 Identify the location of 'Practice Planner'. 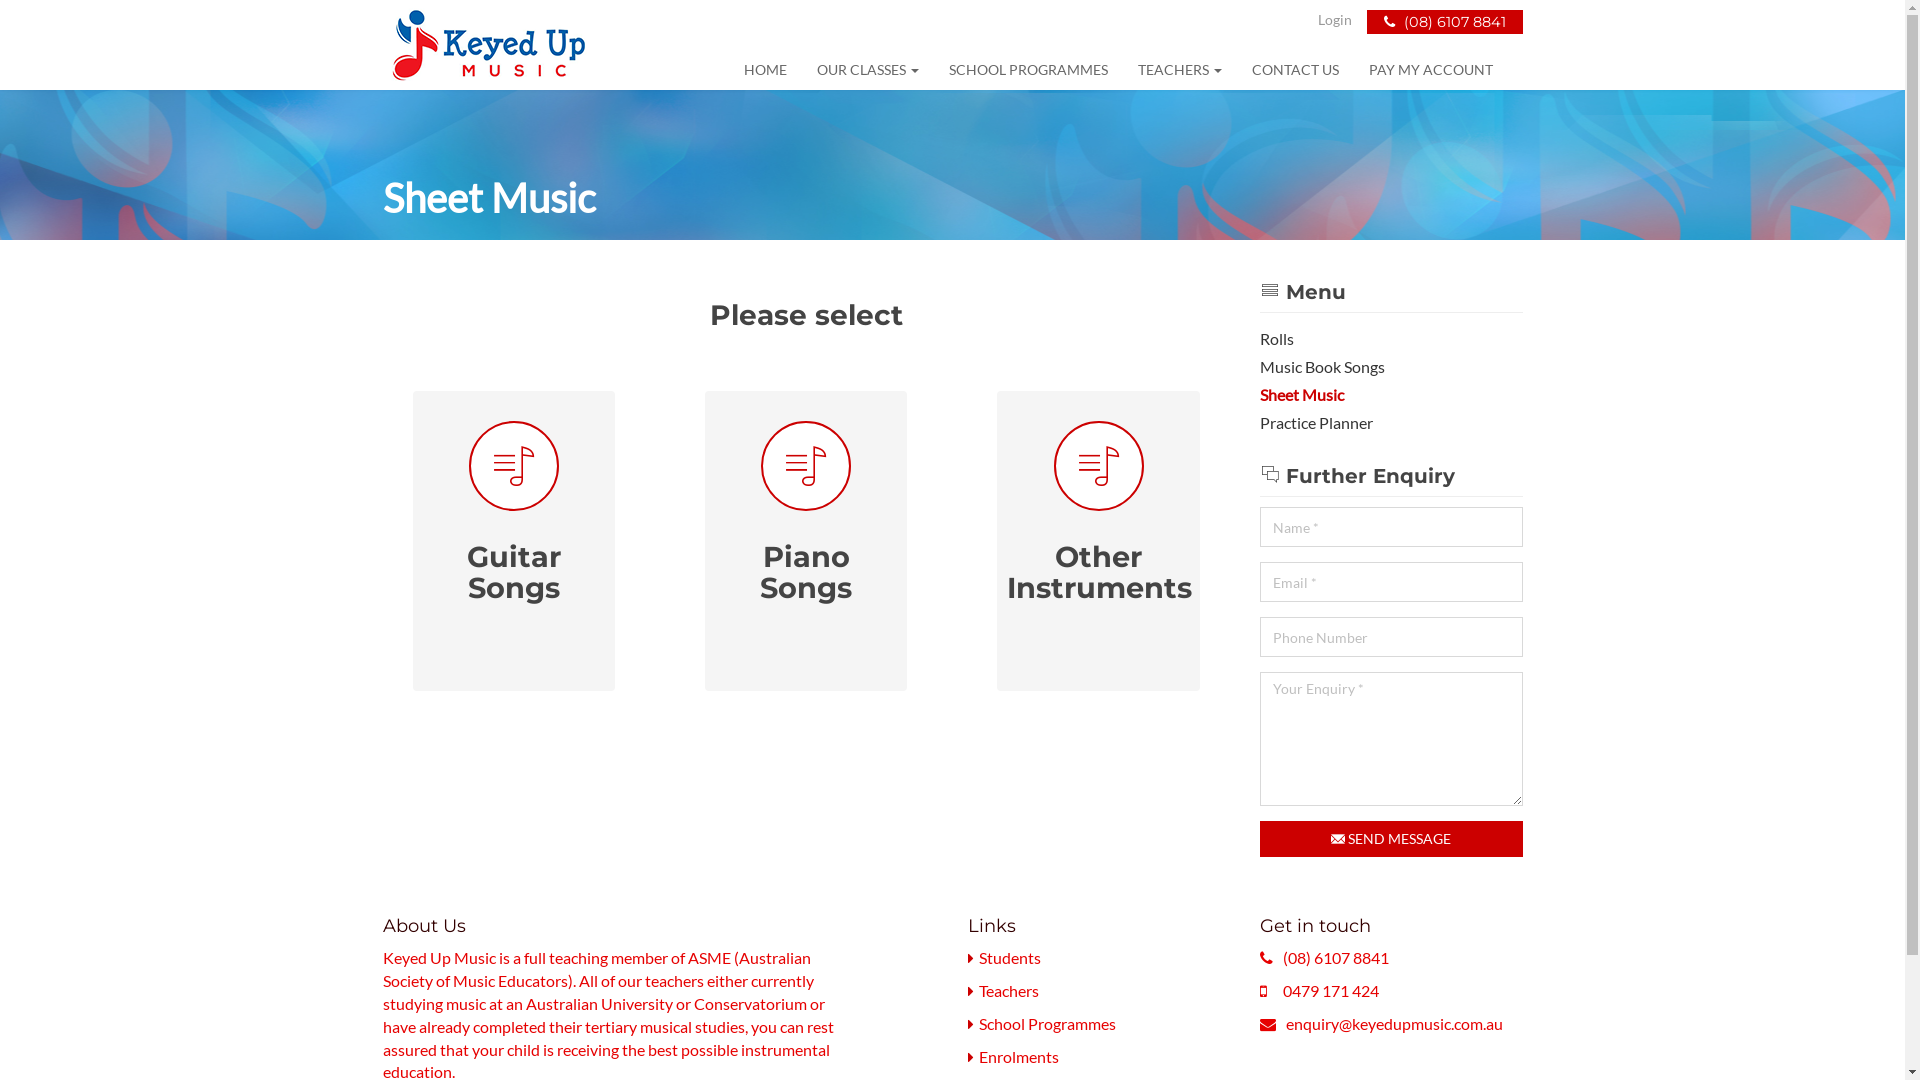
(1390, 422).